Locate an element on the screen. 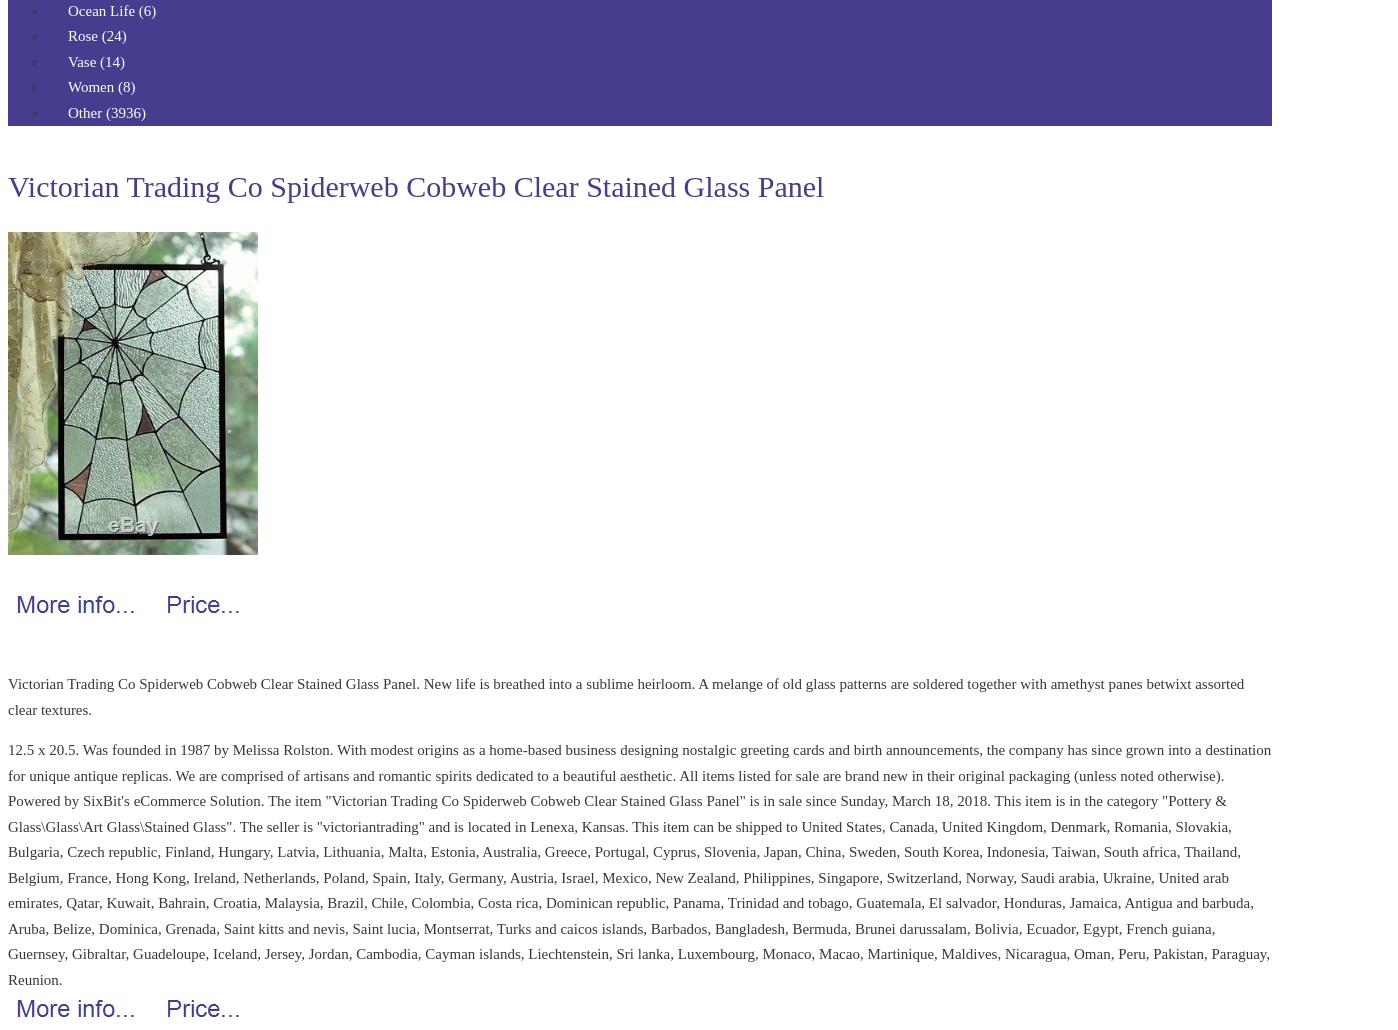  'Other (3936)' is located at coordinates (106, 110).